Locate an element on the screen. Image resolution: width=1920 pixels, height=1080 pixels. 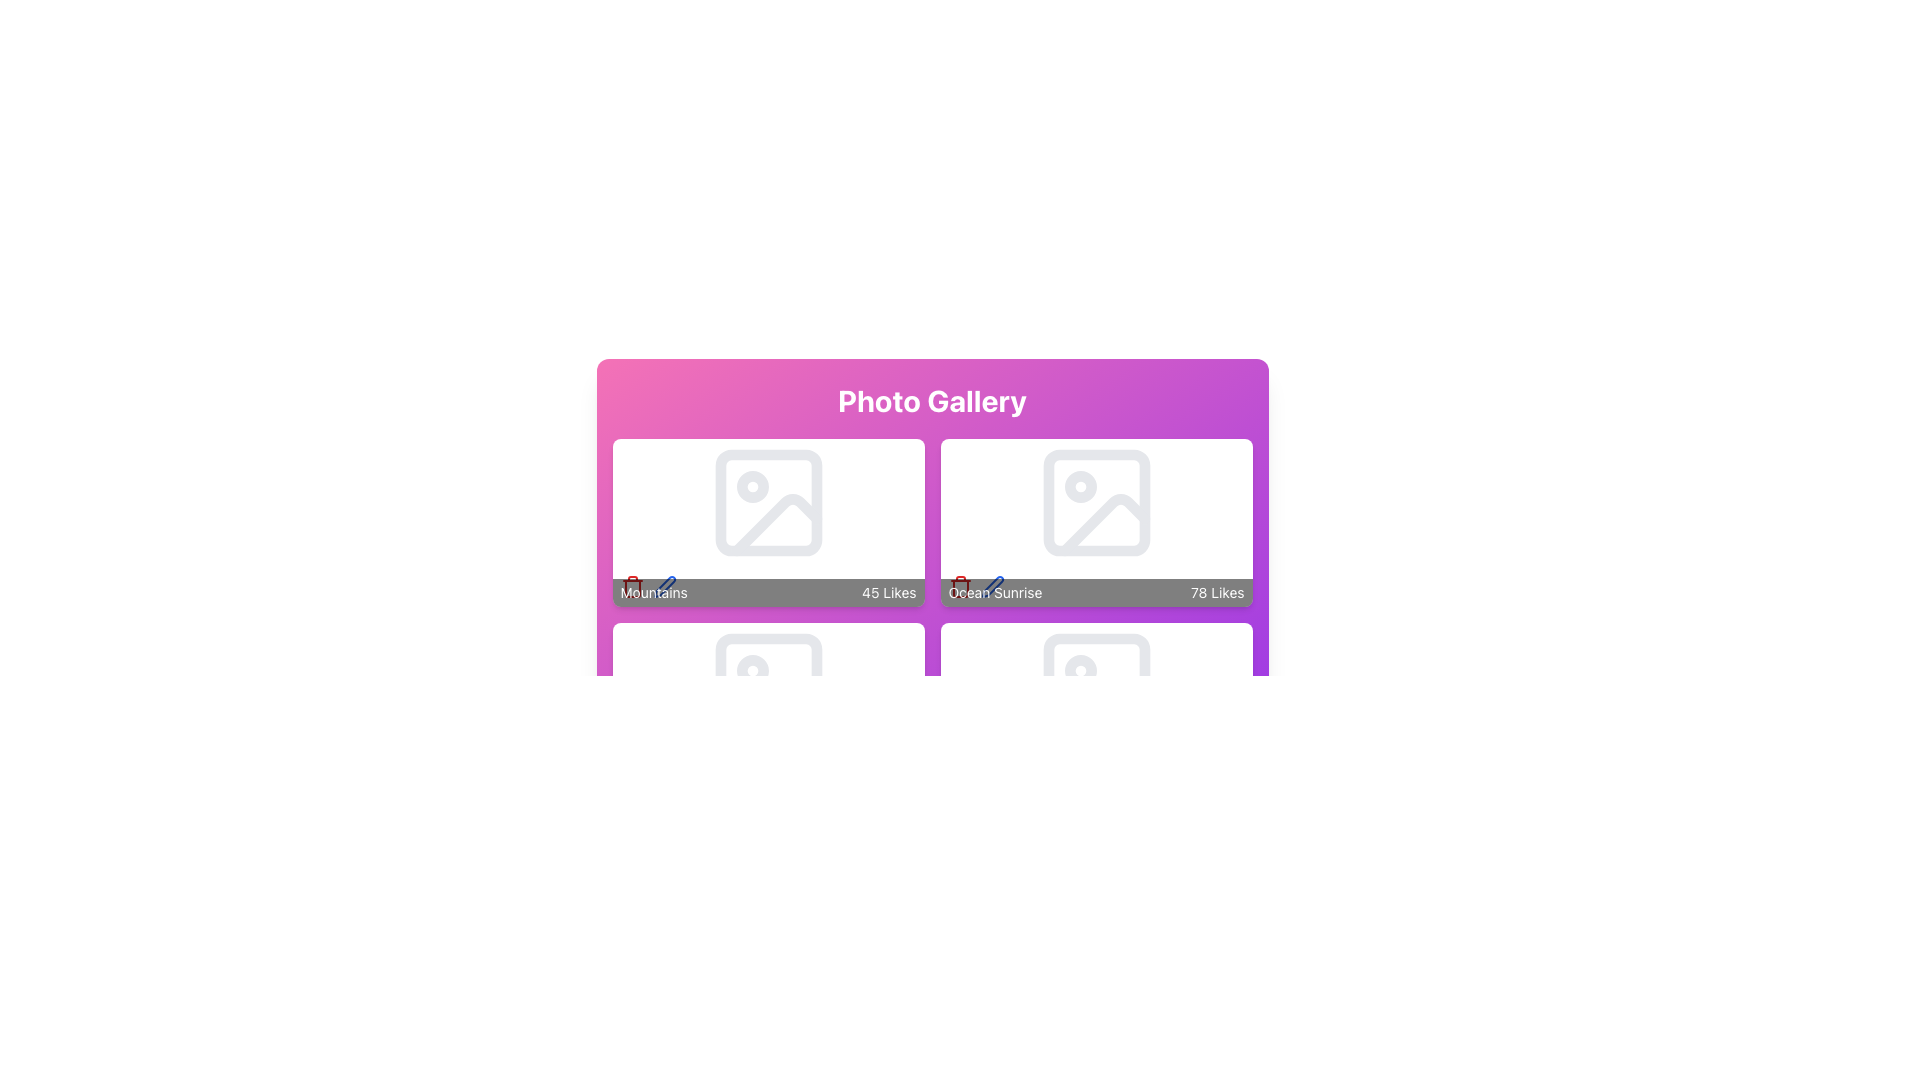
the first card in the gallery section, which displays an image preview, a title, and a like count is located at coordinates (767, 522).